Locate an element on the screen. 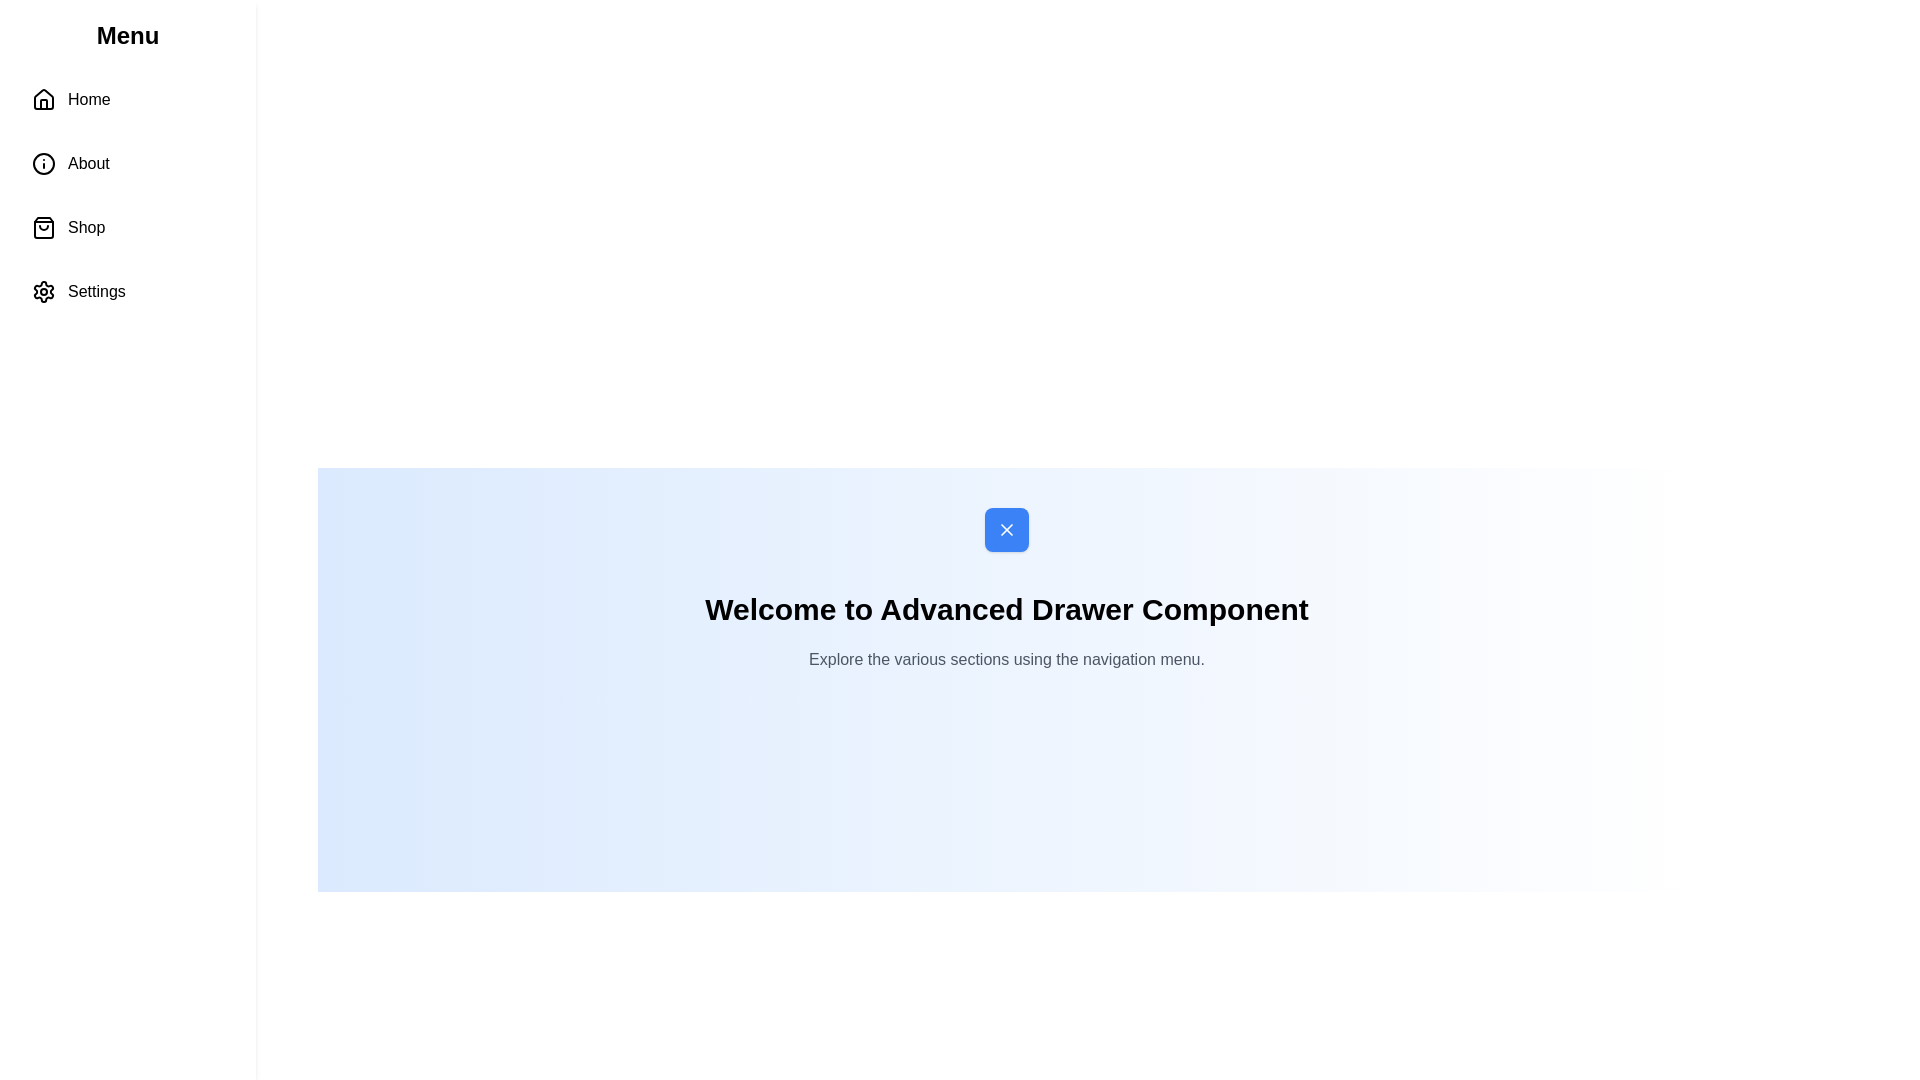 This screenshot has height=1080, width=1920. the text block containing 'Explore the various sections using the navigation menu.', which is styled with a grey font on a light blue background and is located below the heading 'Welcome to Advanced Drawer Component' is located at coordinates (1007, 659).